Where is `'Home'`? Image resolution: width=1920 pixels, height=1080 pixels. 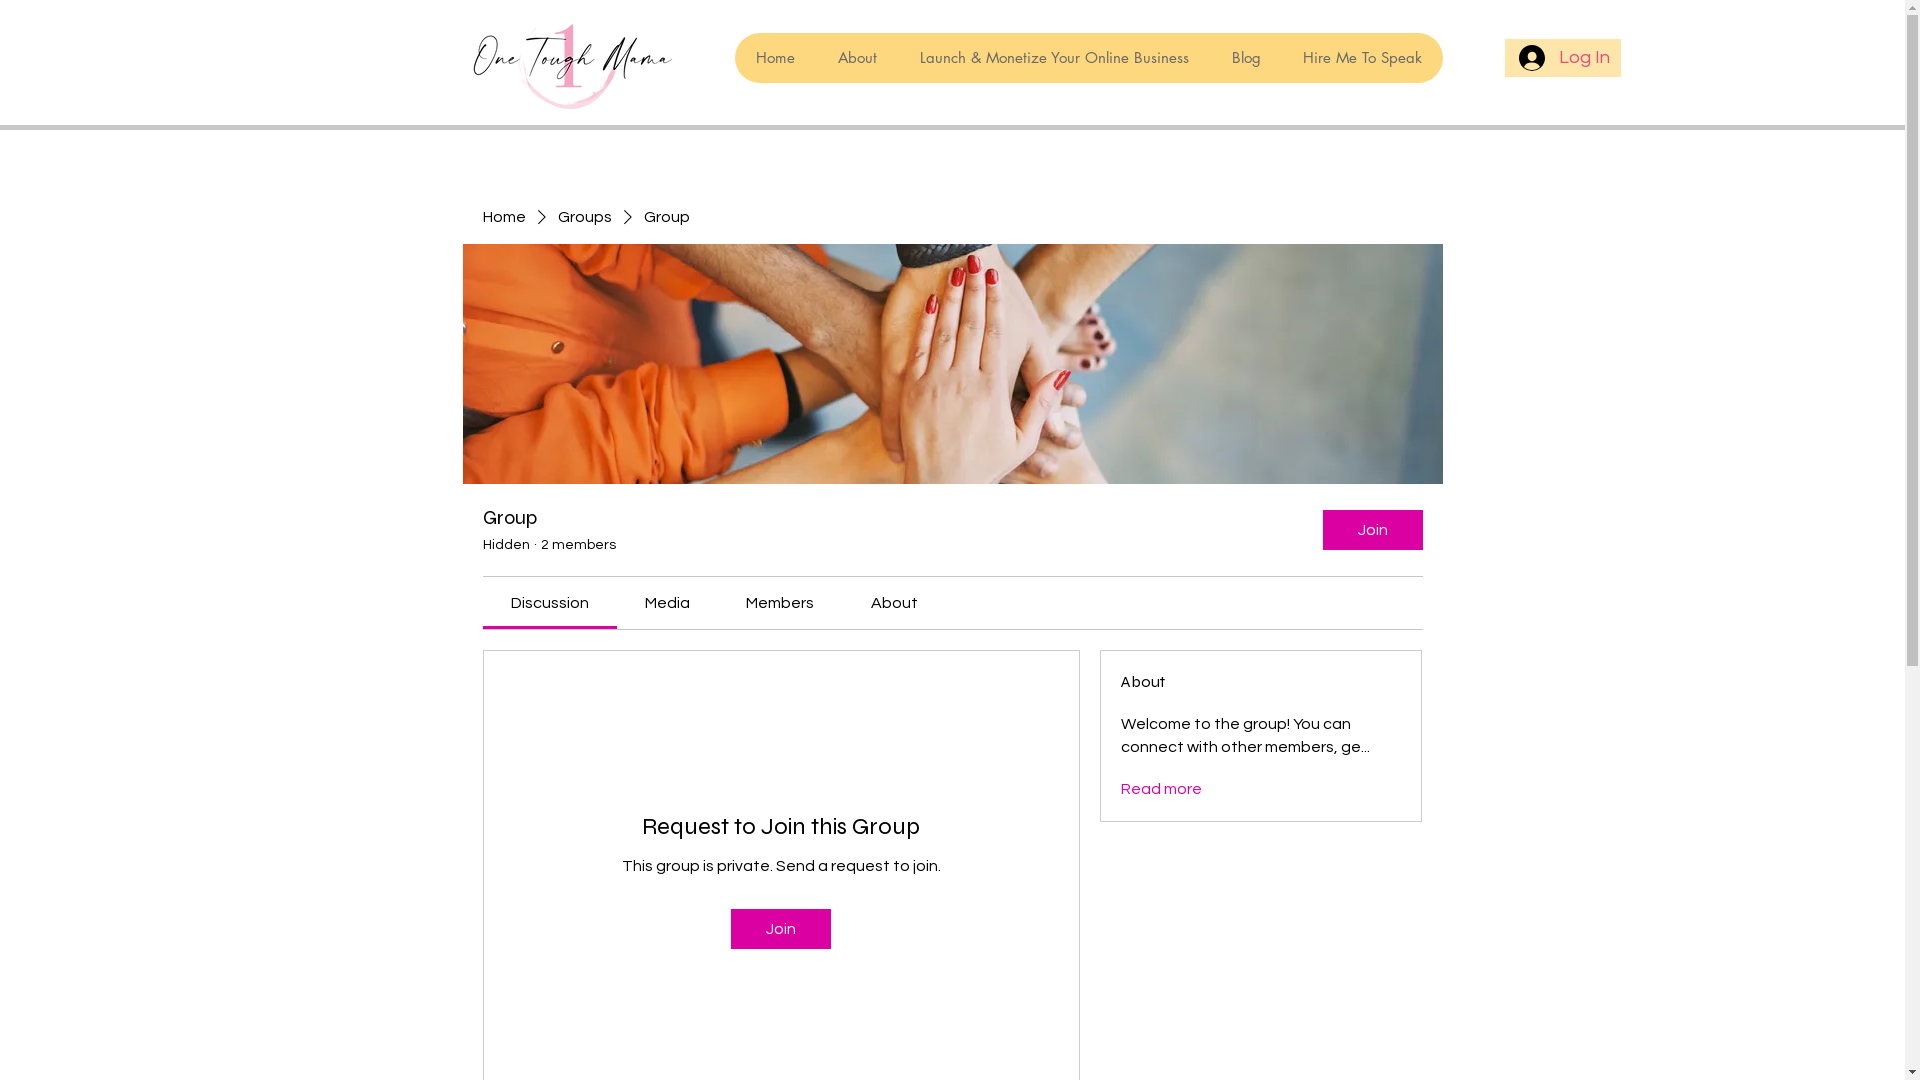 'Home' is located at coordinates (773, 56).